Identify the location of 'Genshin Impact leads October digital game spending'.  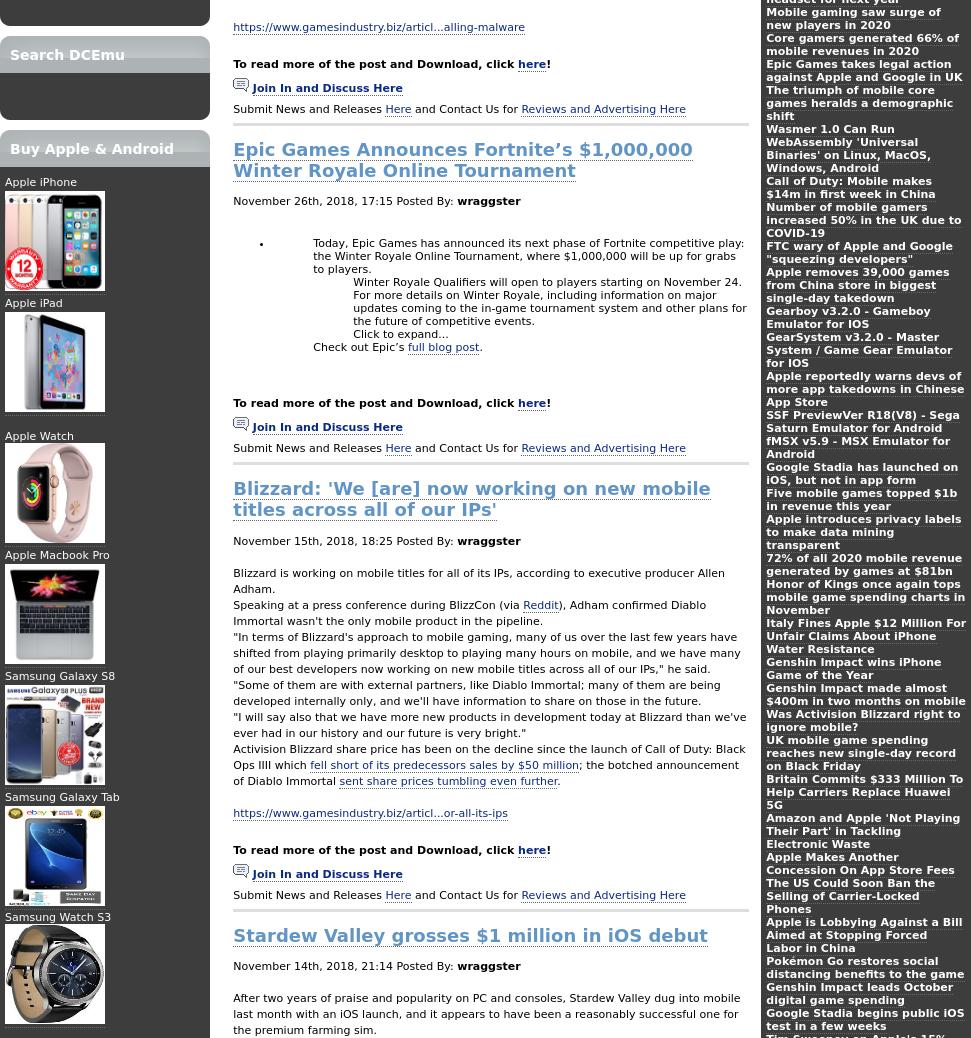
(766, 993).